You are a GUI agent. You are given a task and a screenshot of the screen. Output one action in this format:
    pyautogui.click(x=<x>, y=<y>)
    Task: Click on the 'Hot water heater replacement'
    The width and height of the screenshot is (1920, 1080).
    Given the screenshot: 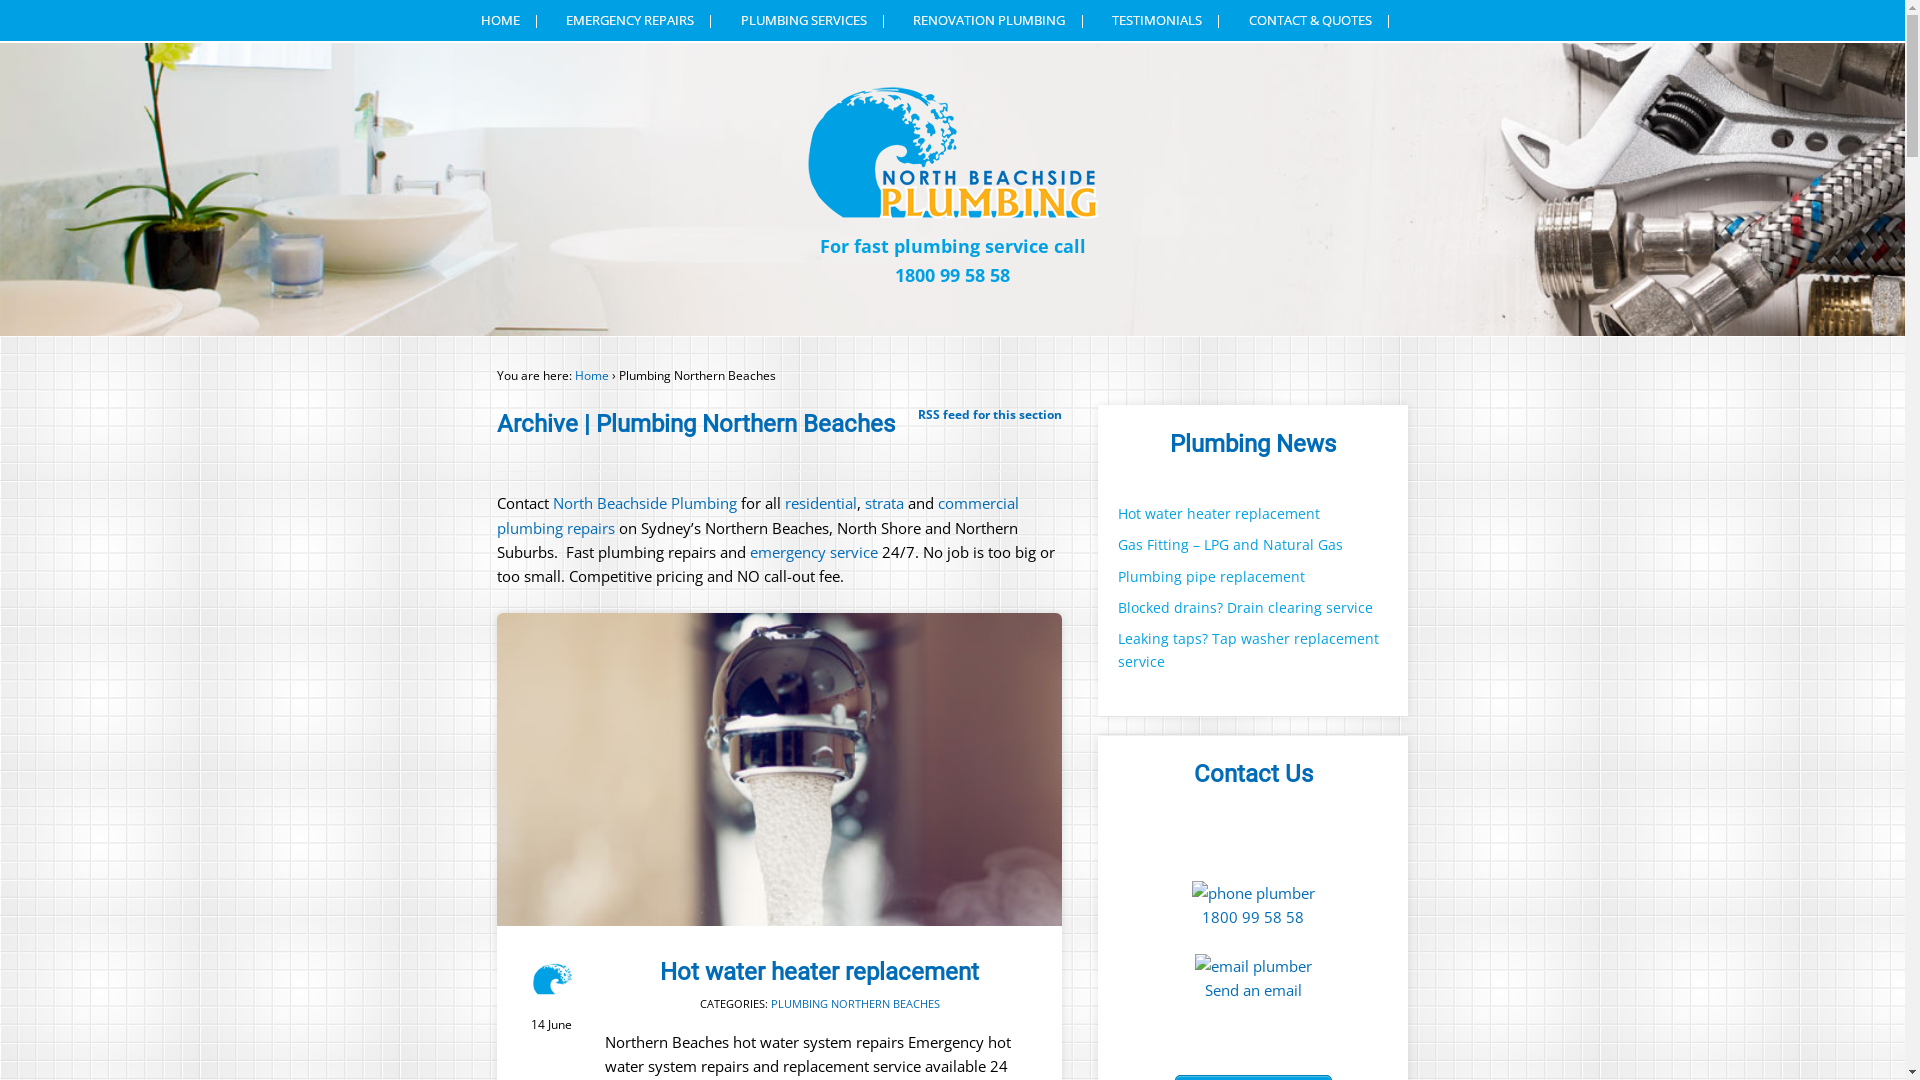 What is the action you would take?
    pyautogui.click(x=819, y=971)
    